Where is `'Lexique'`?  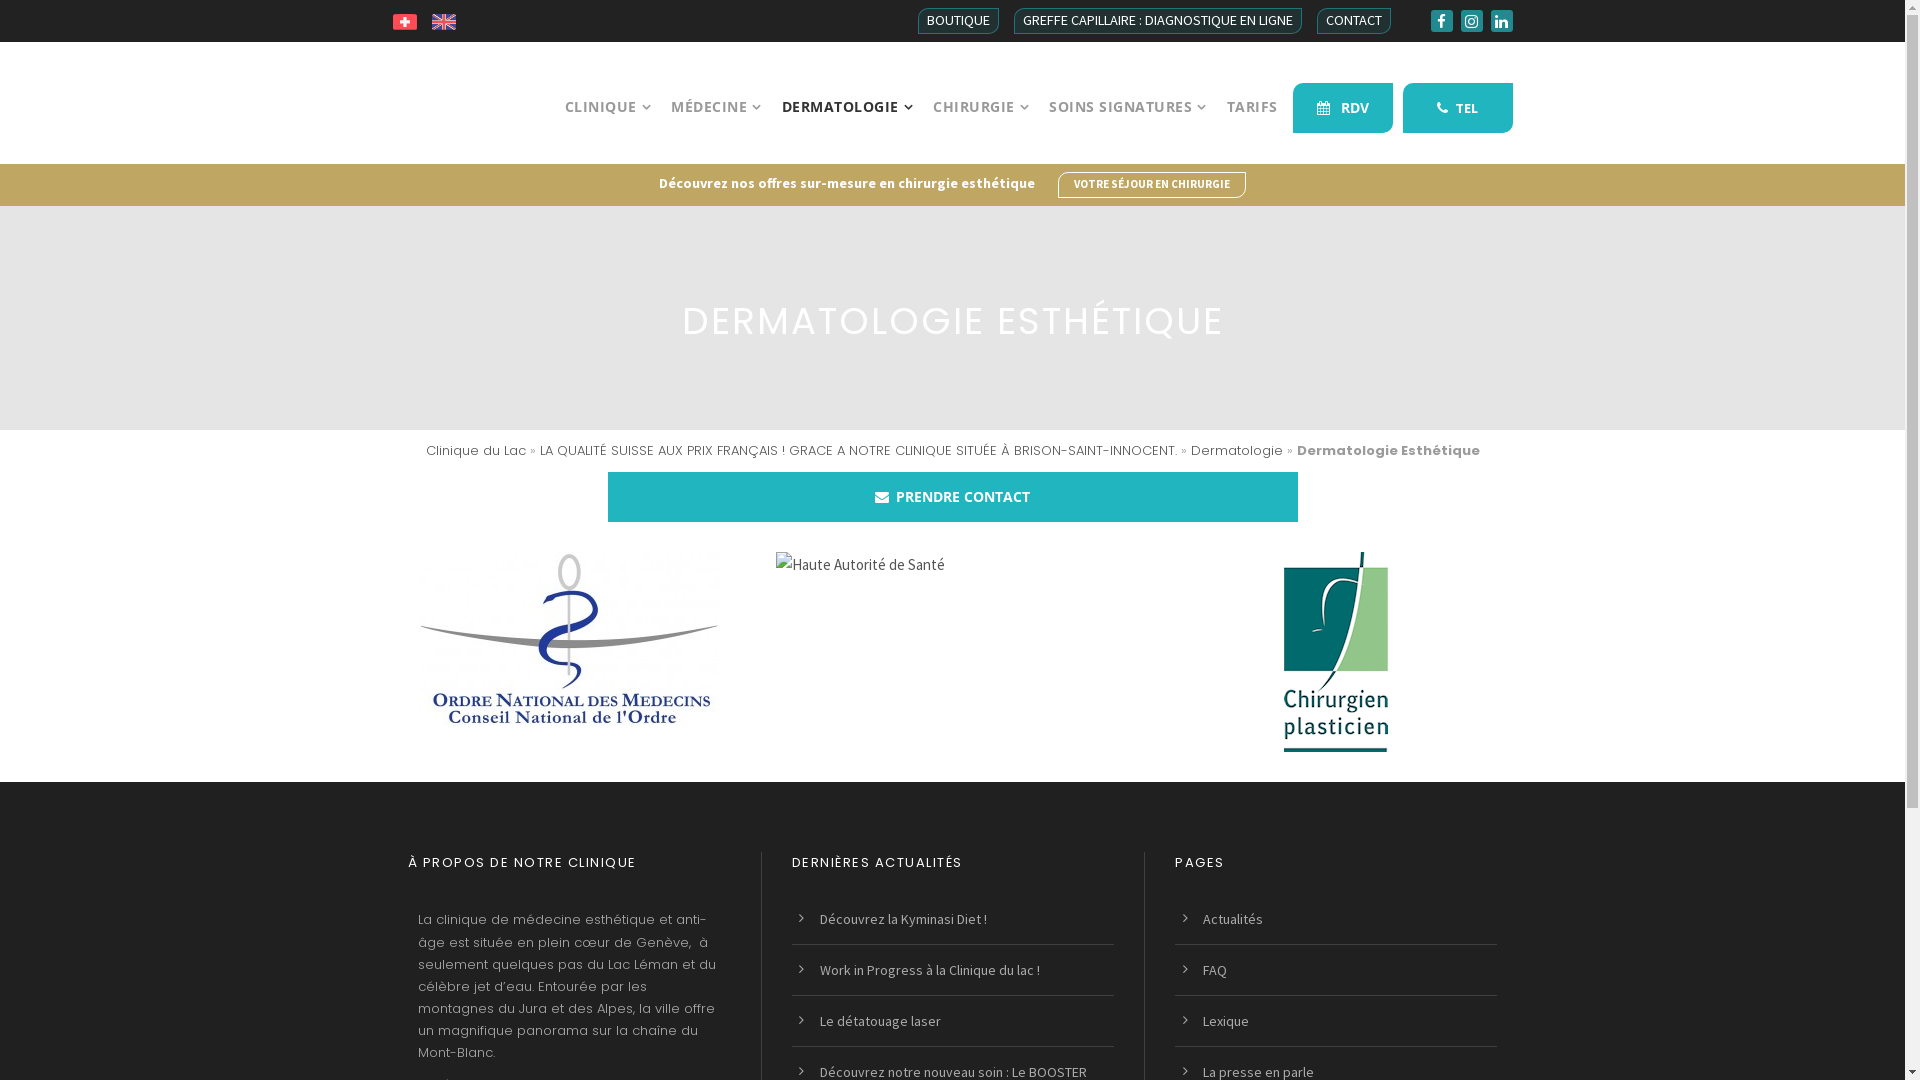 'Lexique' is located at coordinates (1224, 1021).